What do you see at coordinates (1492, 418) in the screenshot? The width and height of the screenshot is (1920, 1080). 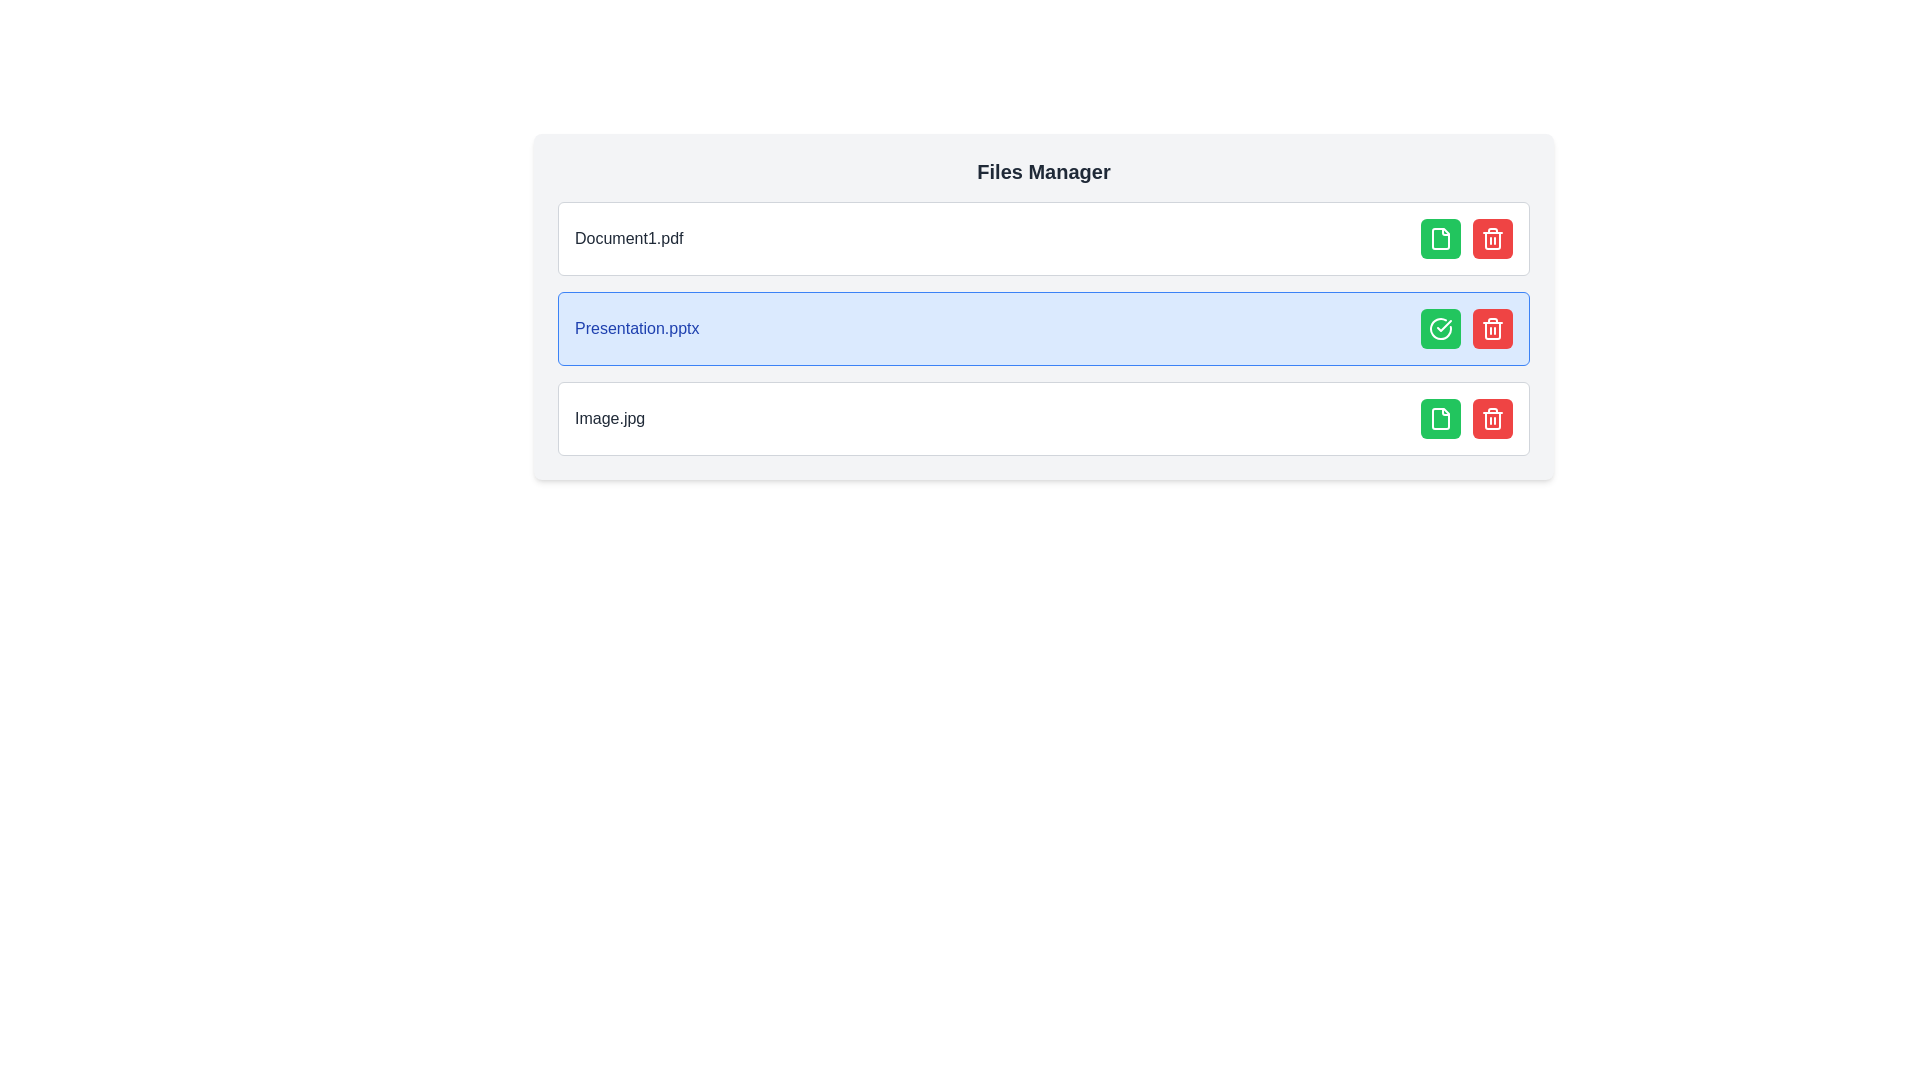 I see `the second button in the horizontal button group, located on the far right` at bounding box center [1492, 418].